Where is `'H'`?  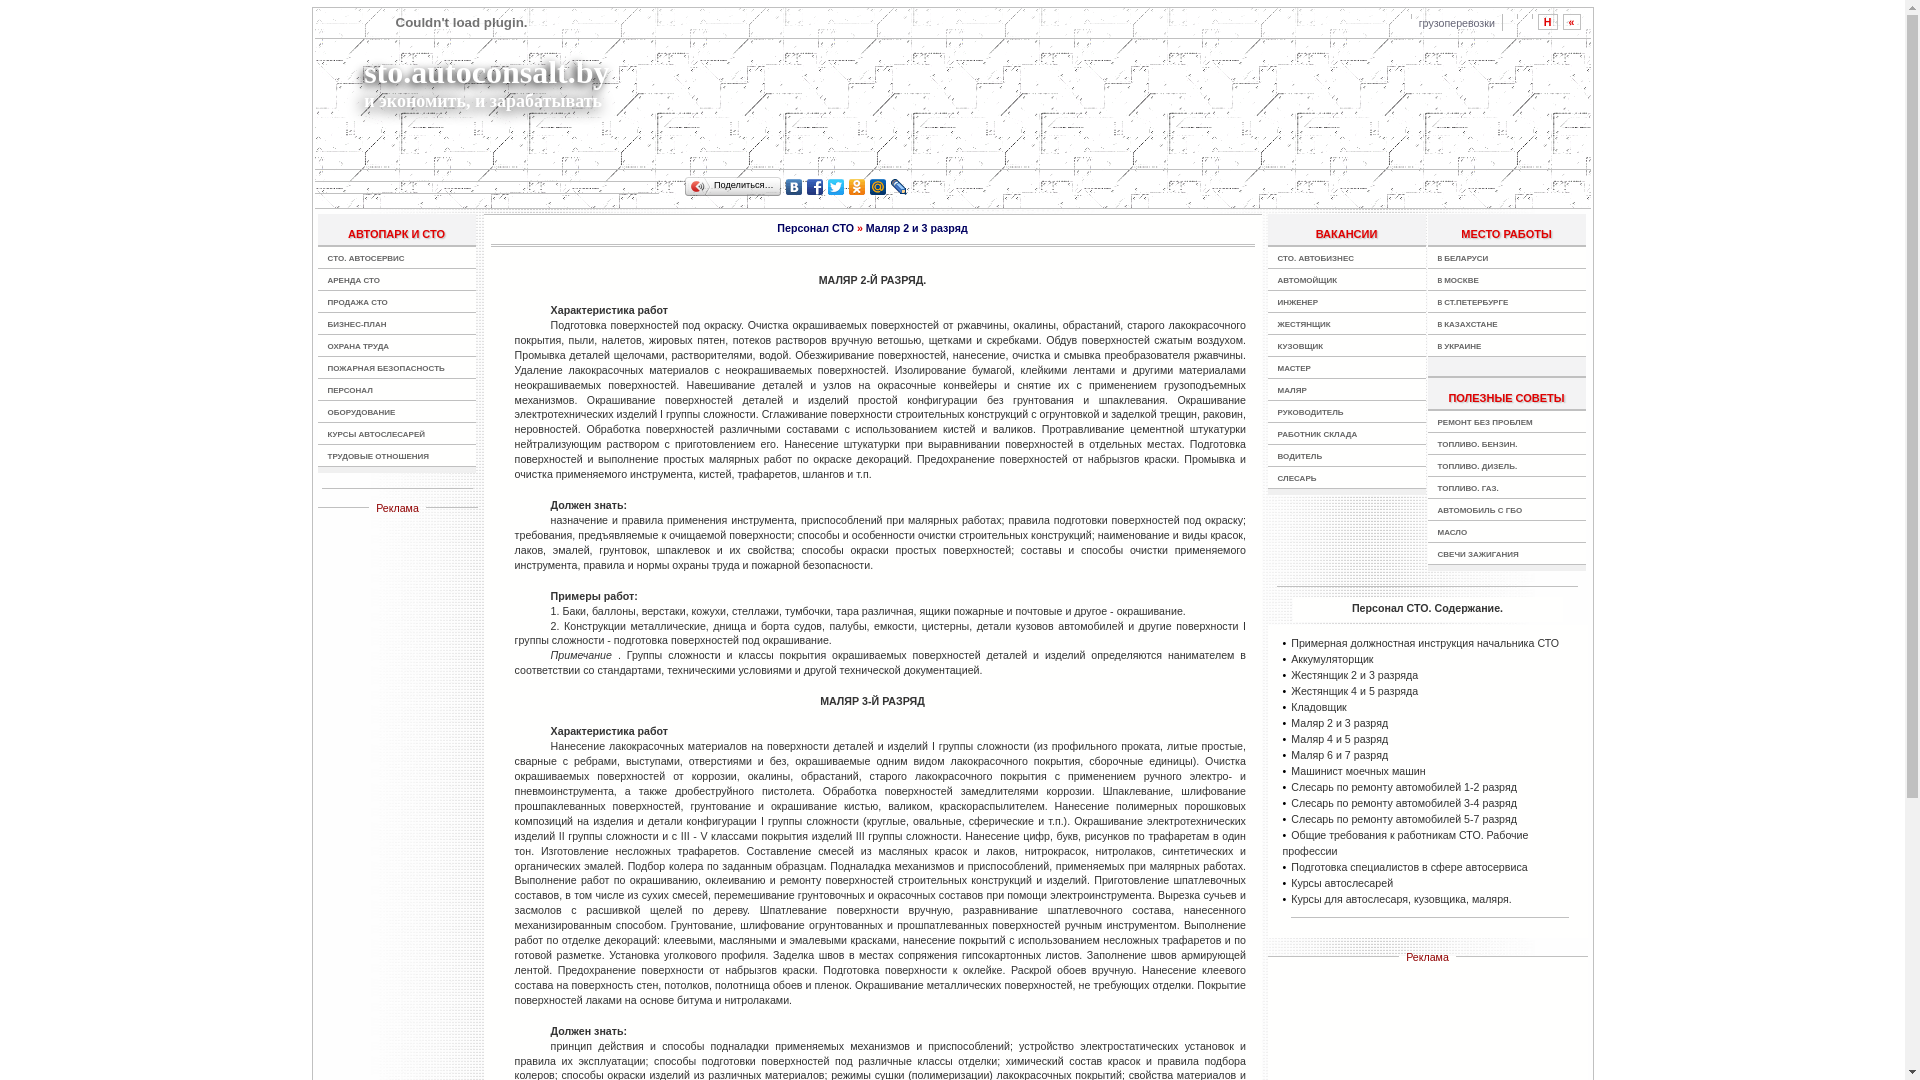 'H' is located at coordinates (1546, 22).